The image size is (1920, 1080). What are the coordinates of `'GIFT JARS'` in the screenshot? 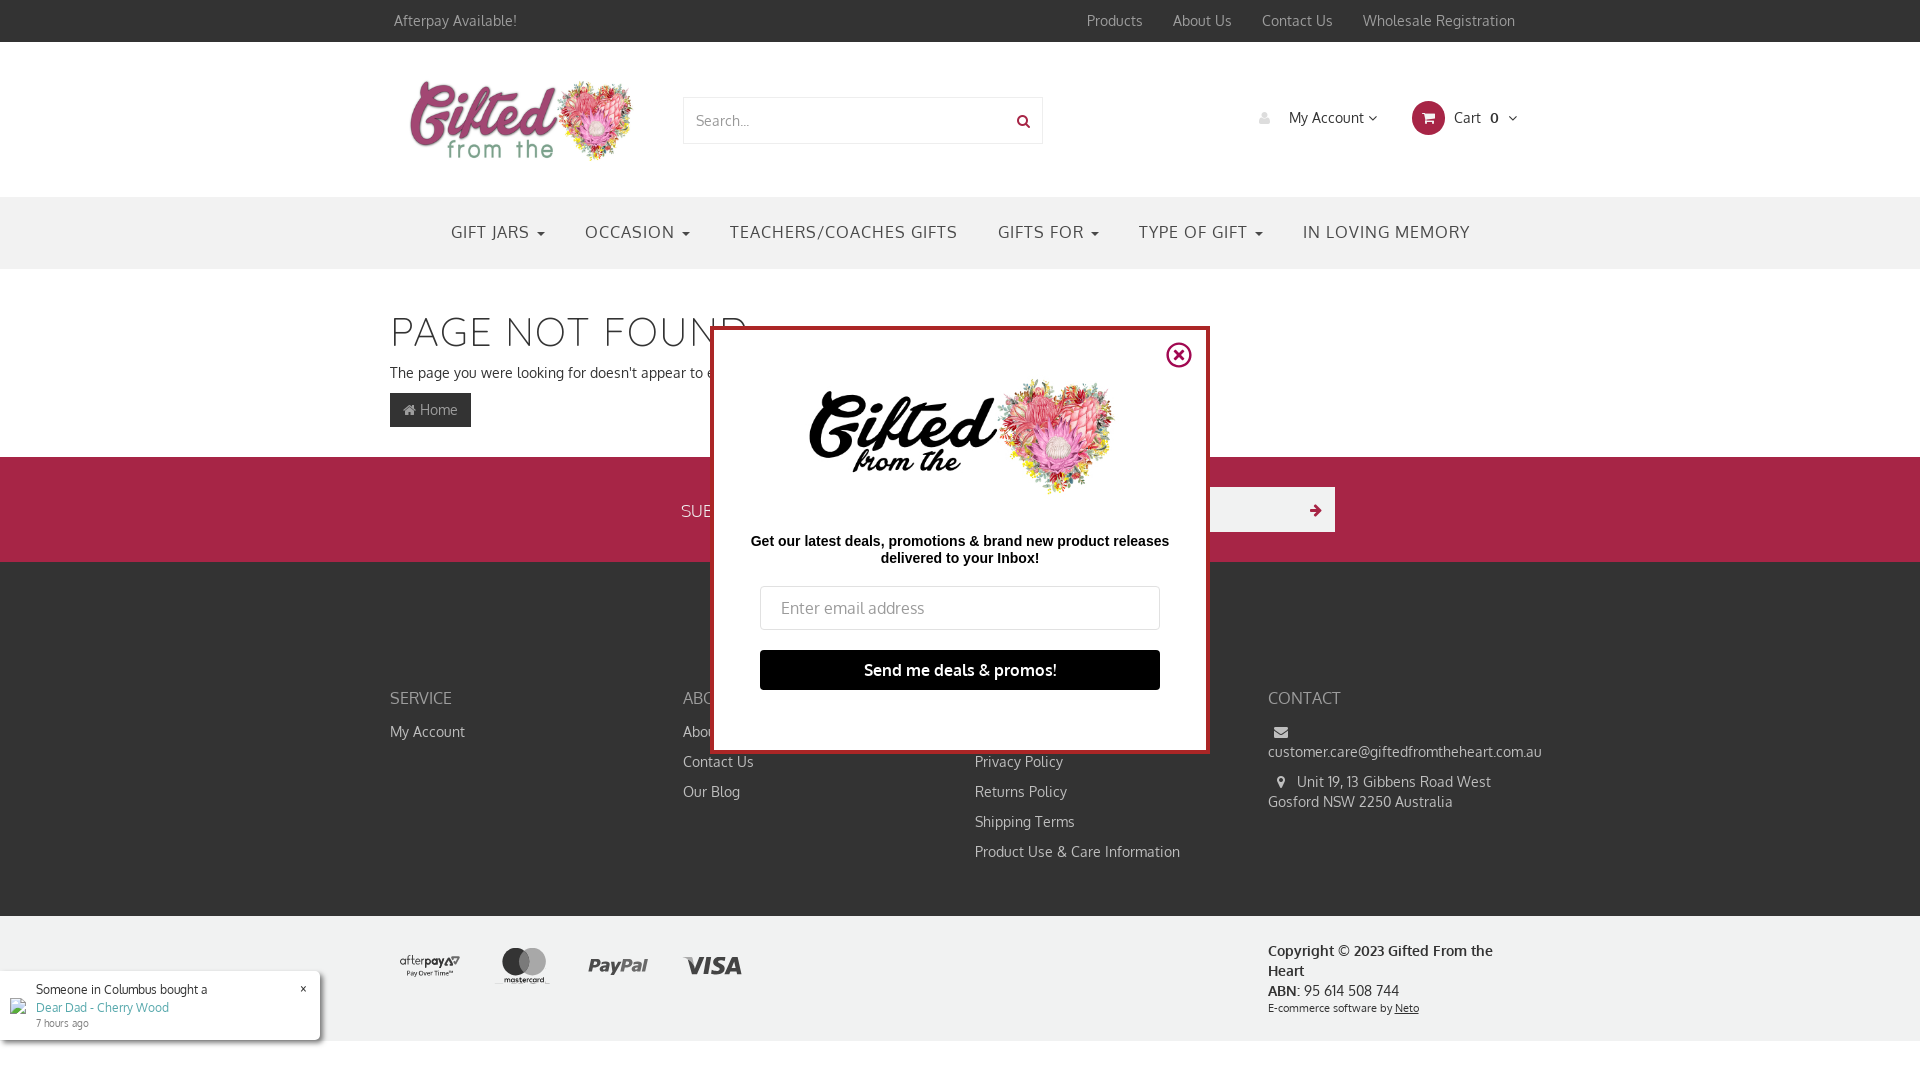 It's located at (497, 231).